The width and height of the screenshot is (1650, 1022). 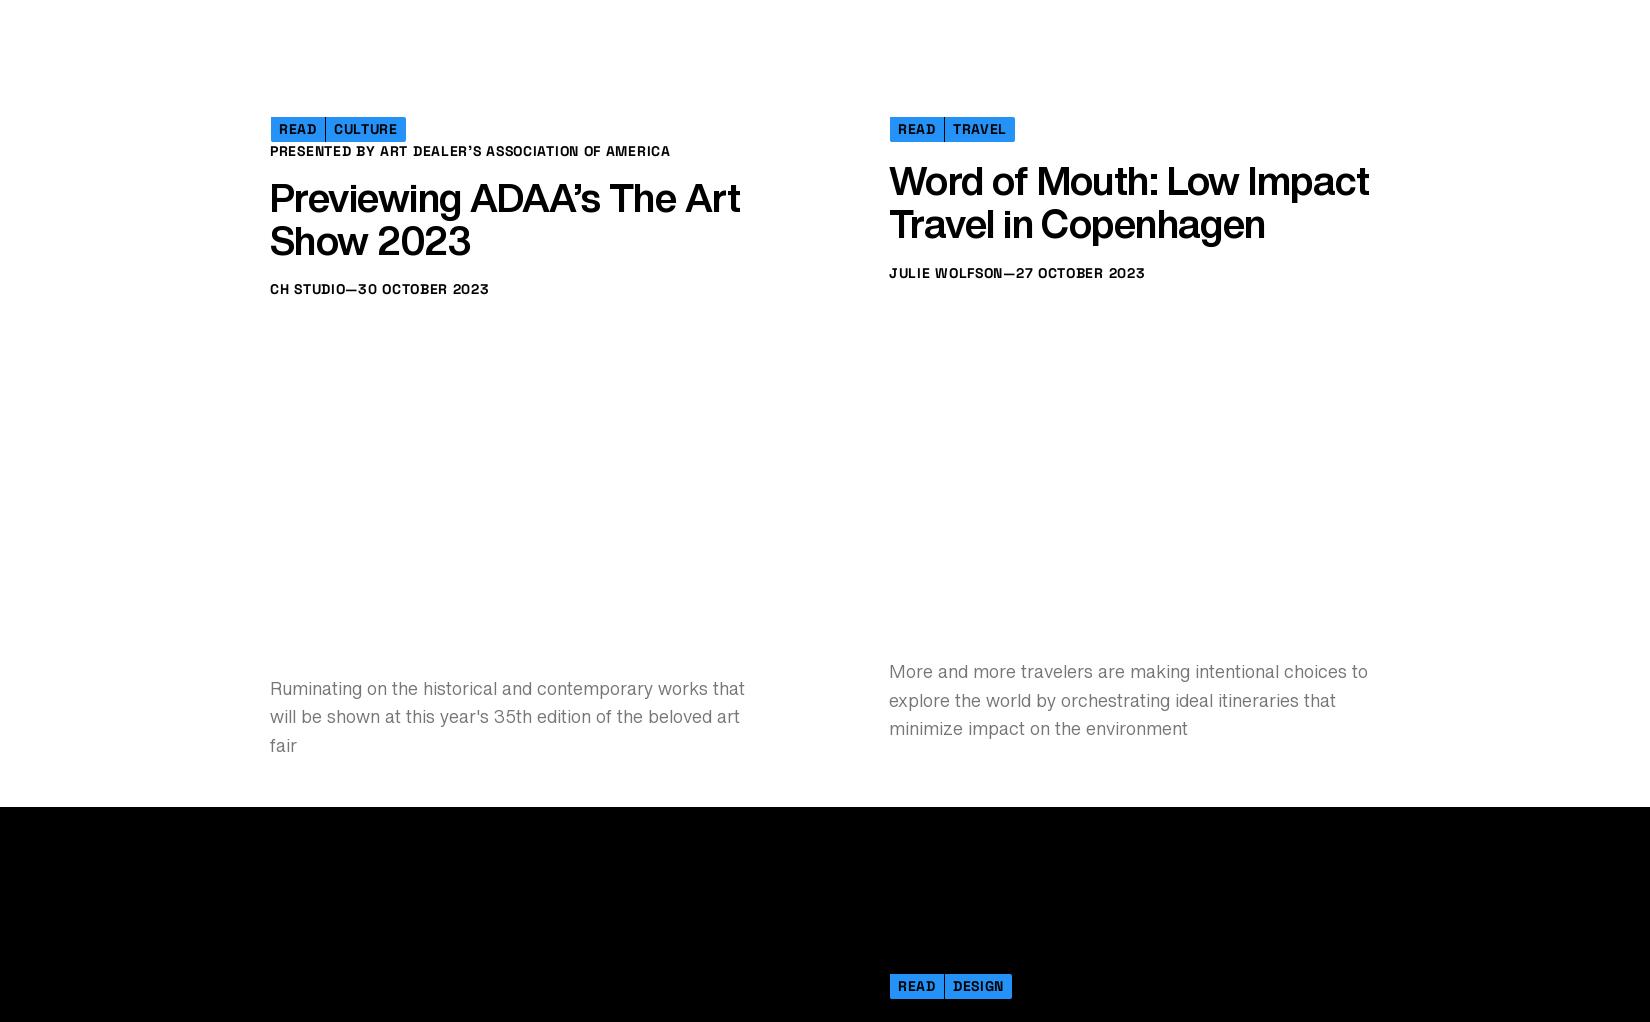 I want to click on 'David Graver', so click(x=385, y=318).